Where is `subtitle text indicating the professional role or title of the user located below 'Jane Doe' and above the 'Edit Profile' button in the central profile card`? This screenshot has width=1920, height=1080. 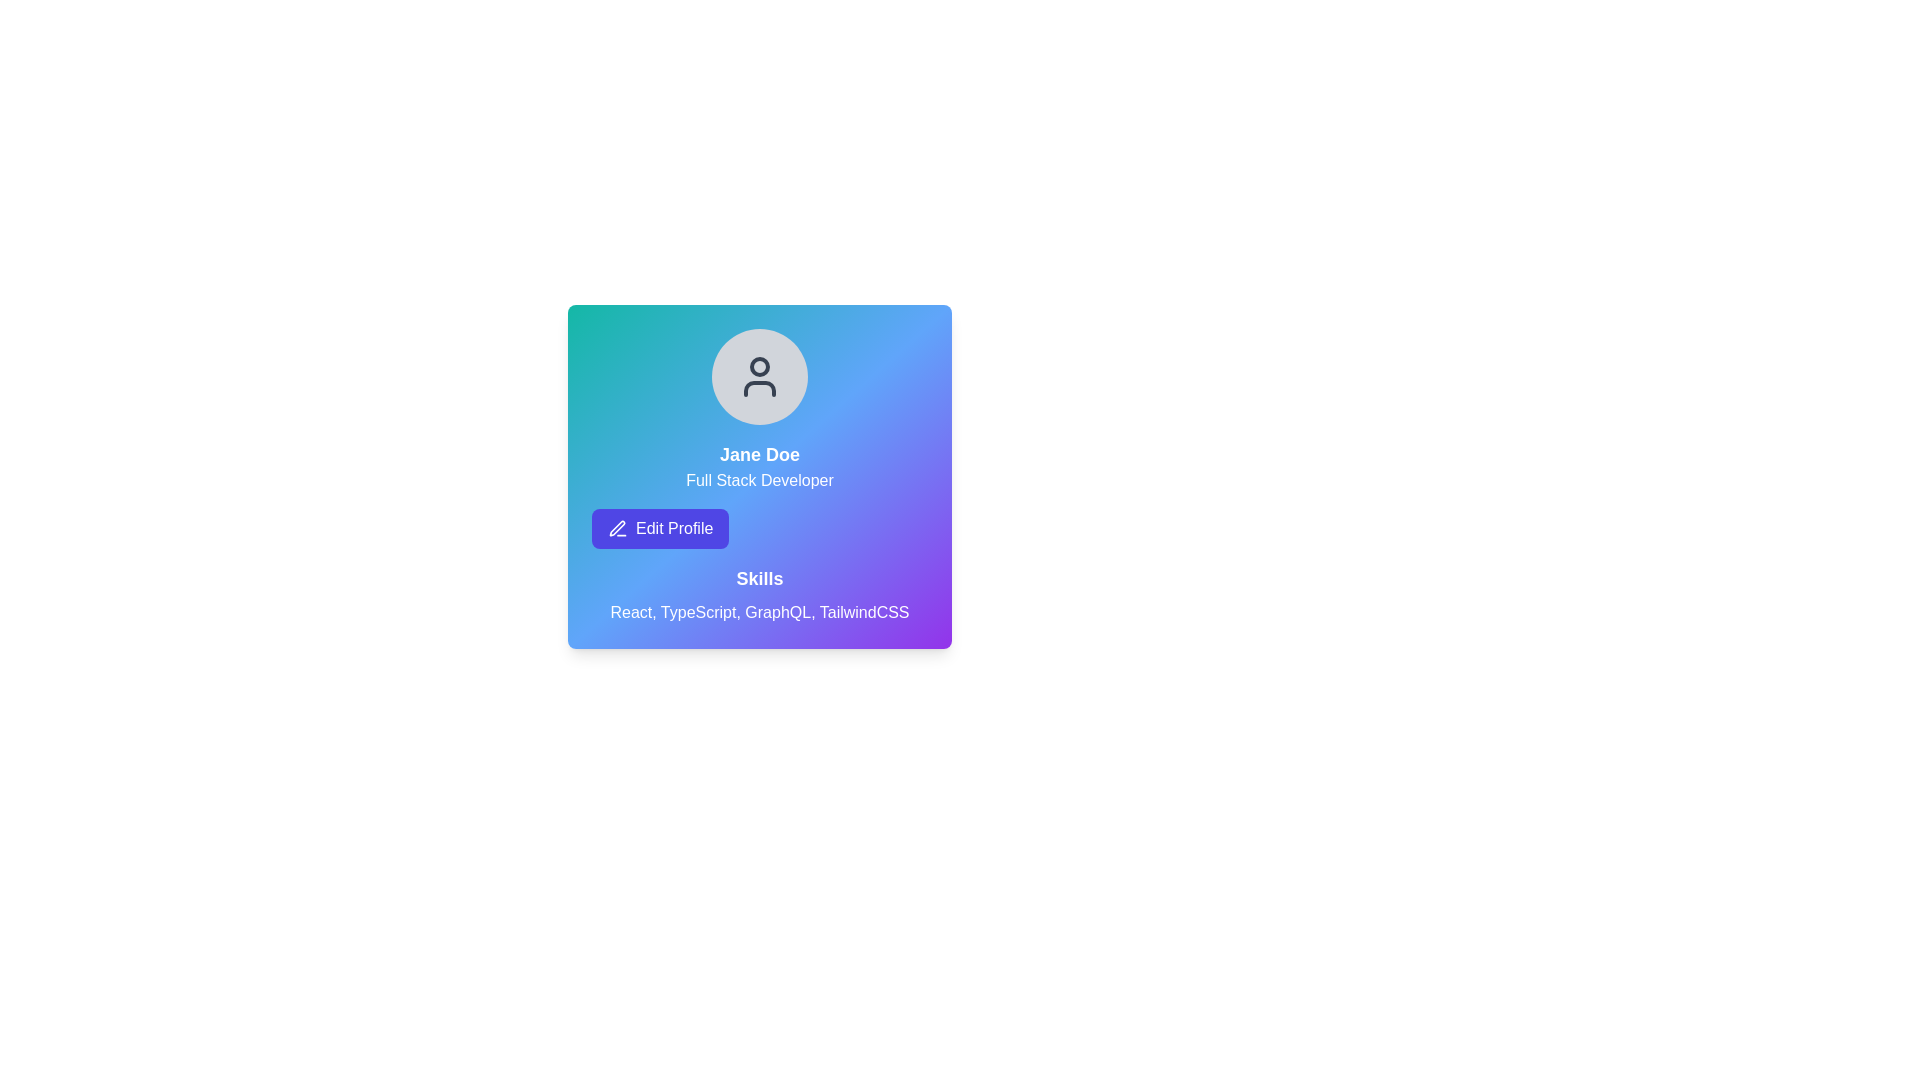
subtitle text indicating the professional role or title of the user located below 'Jane Doe' and above the 'Edit Profile' button in the central profile card is located at coordinates (758, 481).